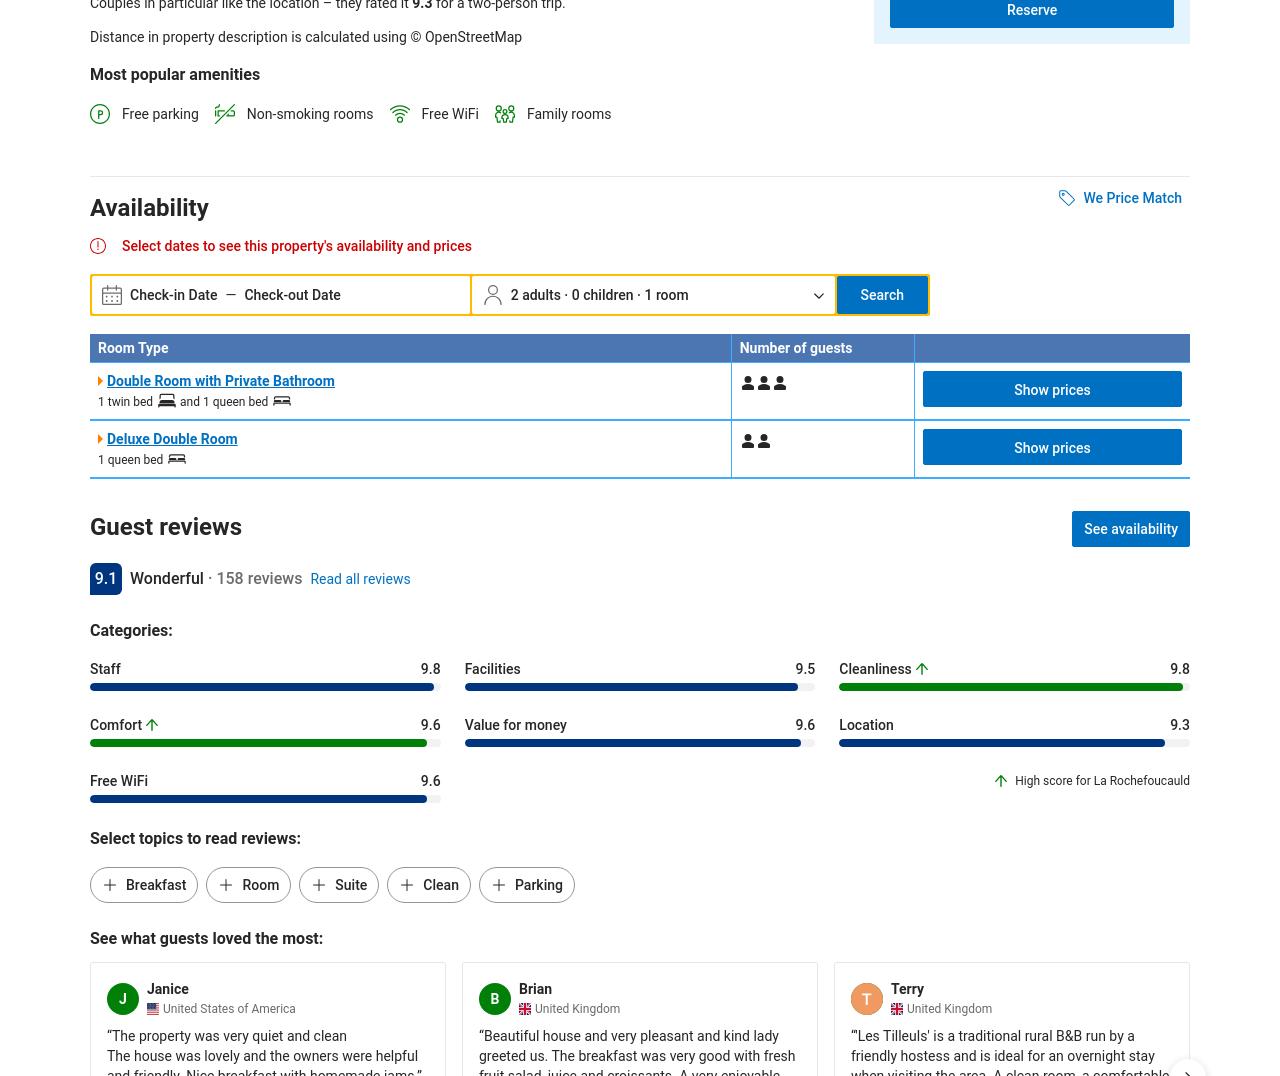 This screenshot has height=1076, width=1280. What do you see at coordinates (794, 347) in the screenshot?
I see `'Number of guests'` at bounding box center [794, 347].